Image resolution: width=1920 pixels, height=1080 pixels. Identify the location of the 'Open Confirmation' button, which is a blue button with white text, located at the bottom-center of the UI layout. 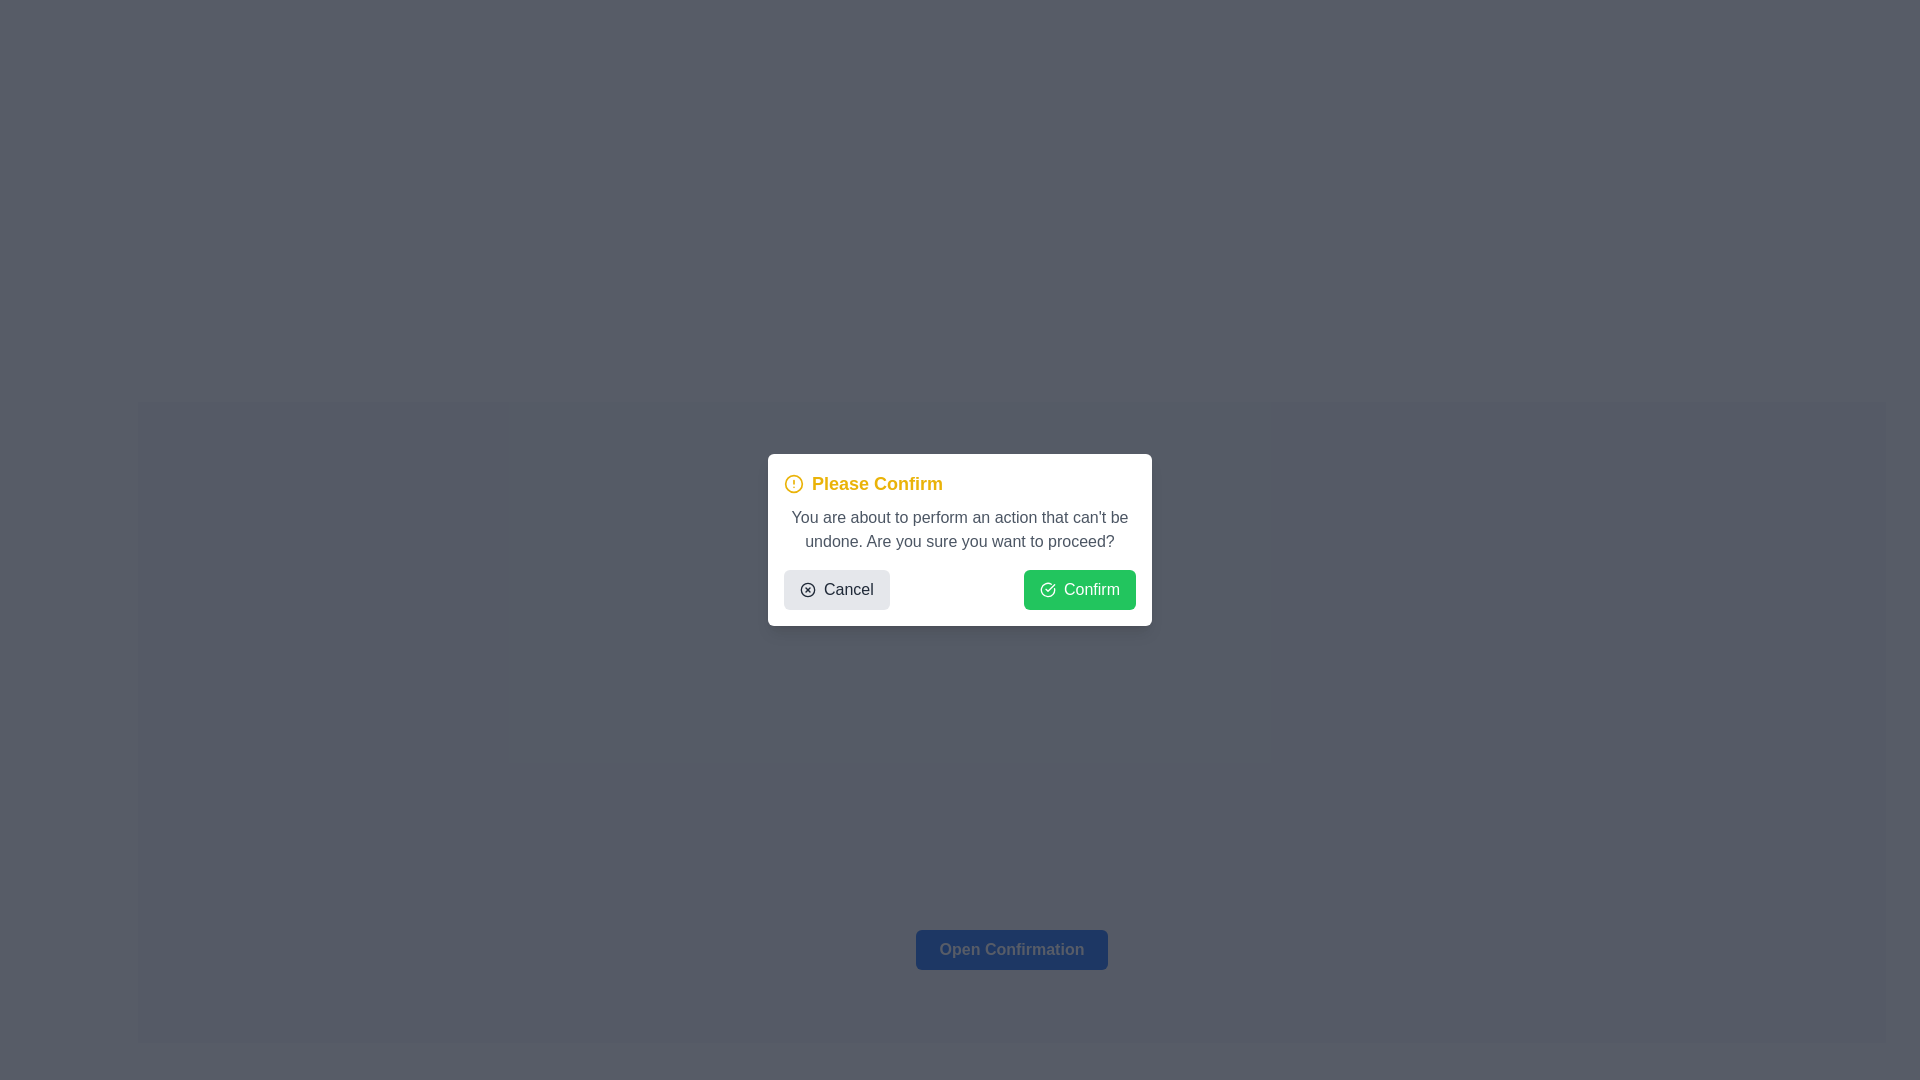
(1012, 941).